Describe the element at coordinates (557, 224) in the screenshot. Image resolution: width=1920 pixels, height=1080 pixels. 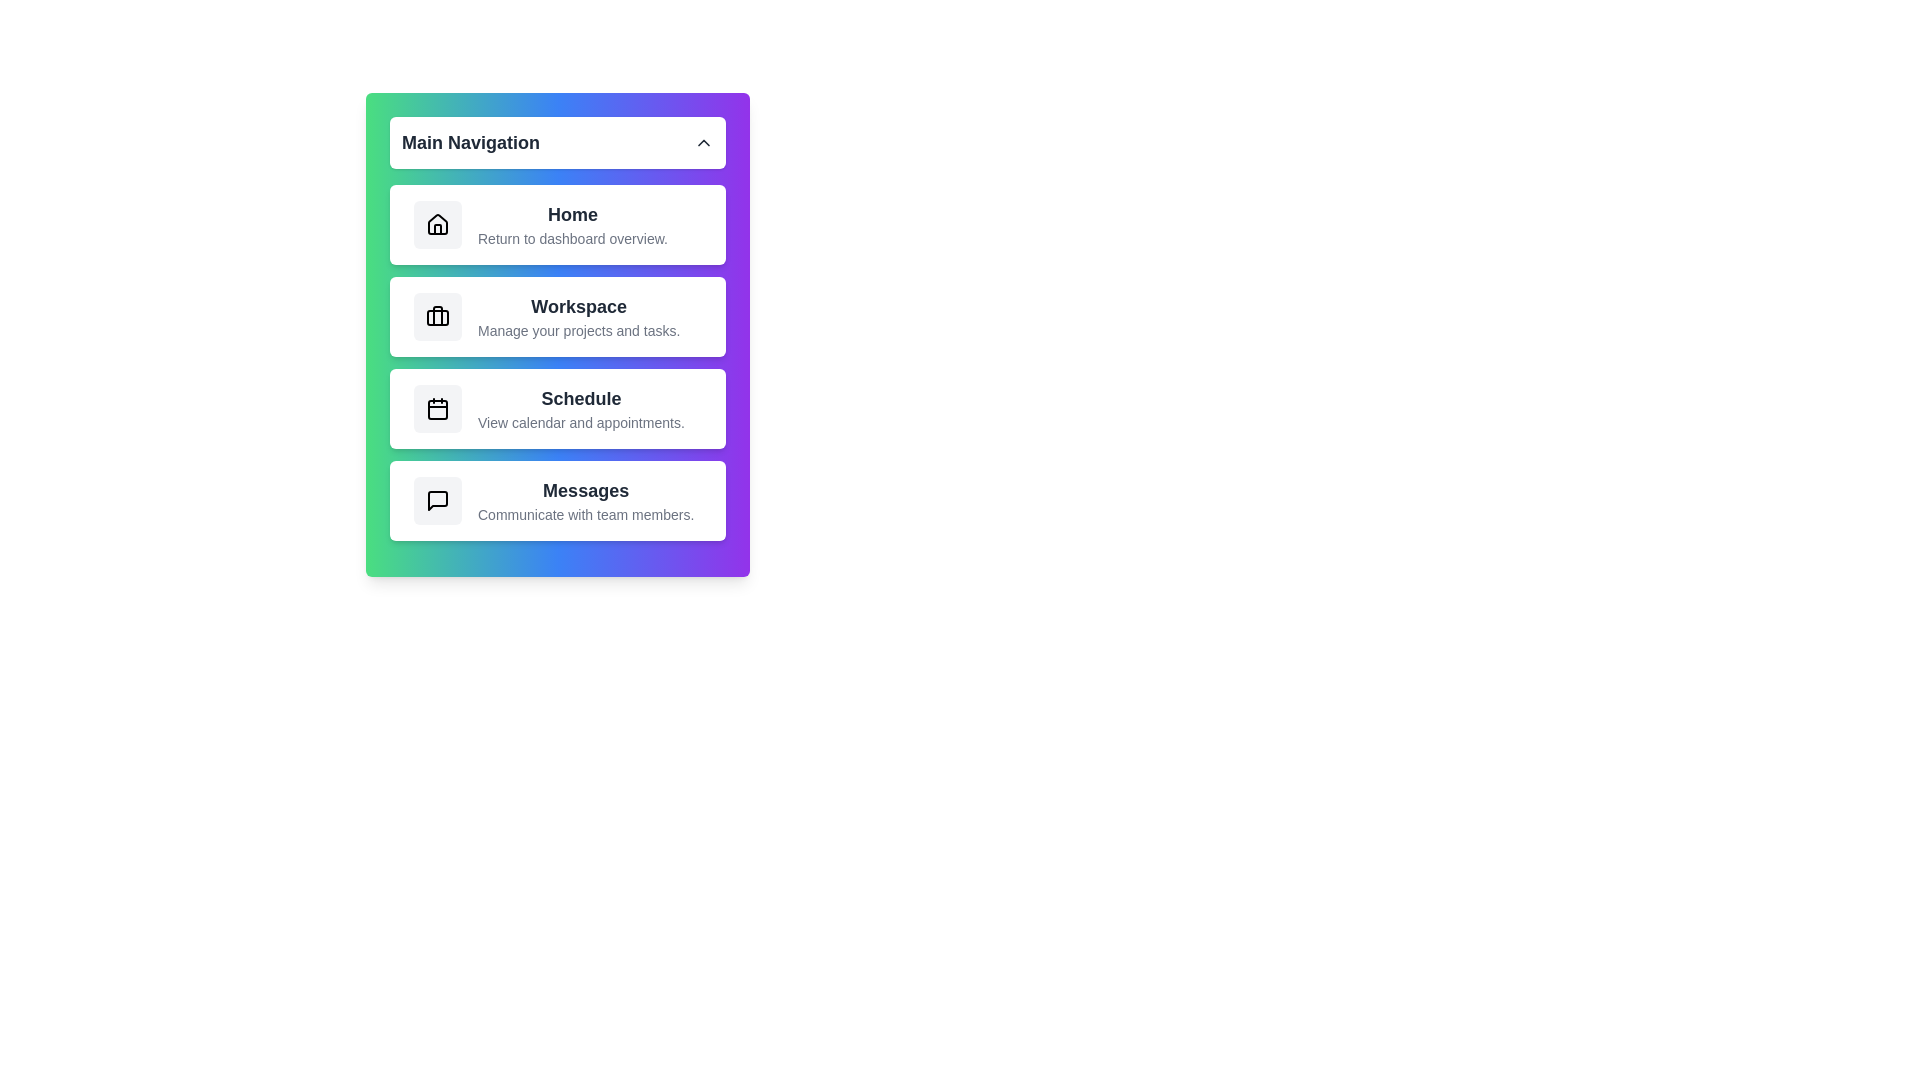
I see `the navigation item Home to observe the hover effect` at that location.